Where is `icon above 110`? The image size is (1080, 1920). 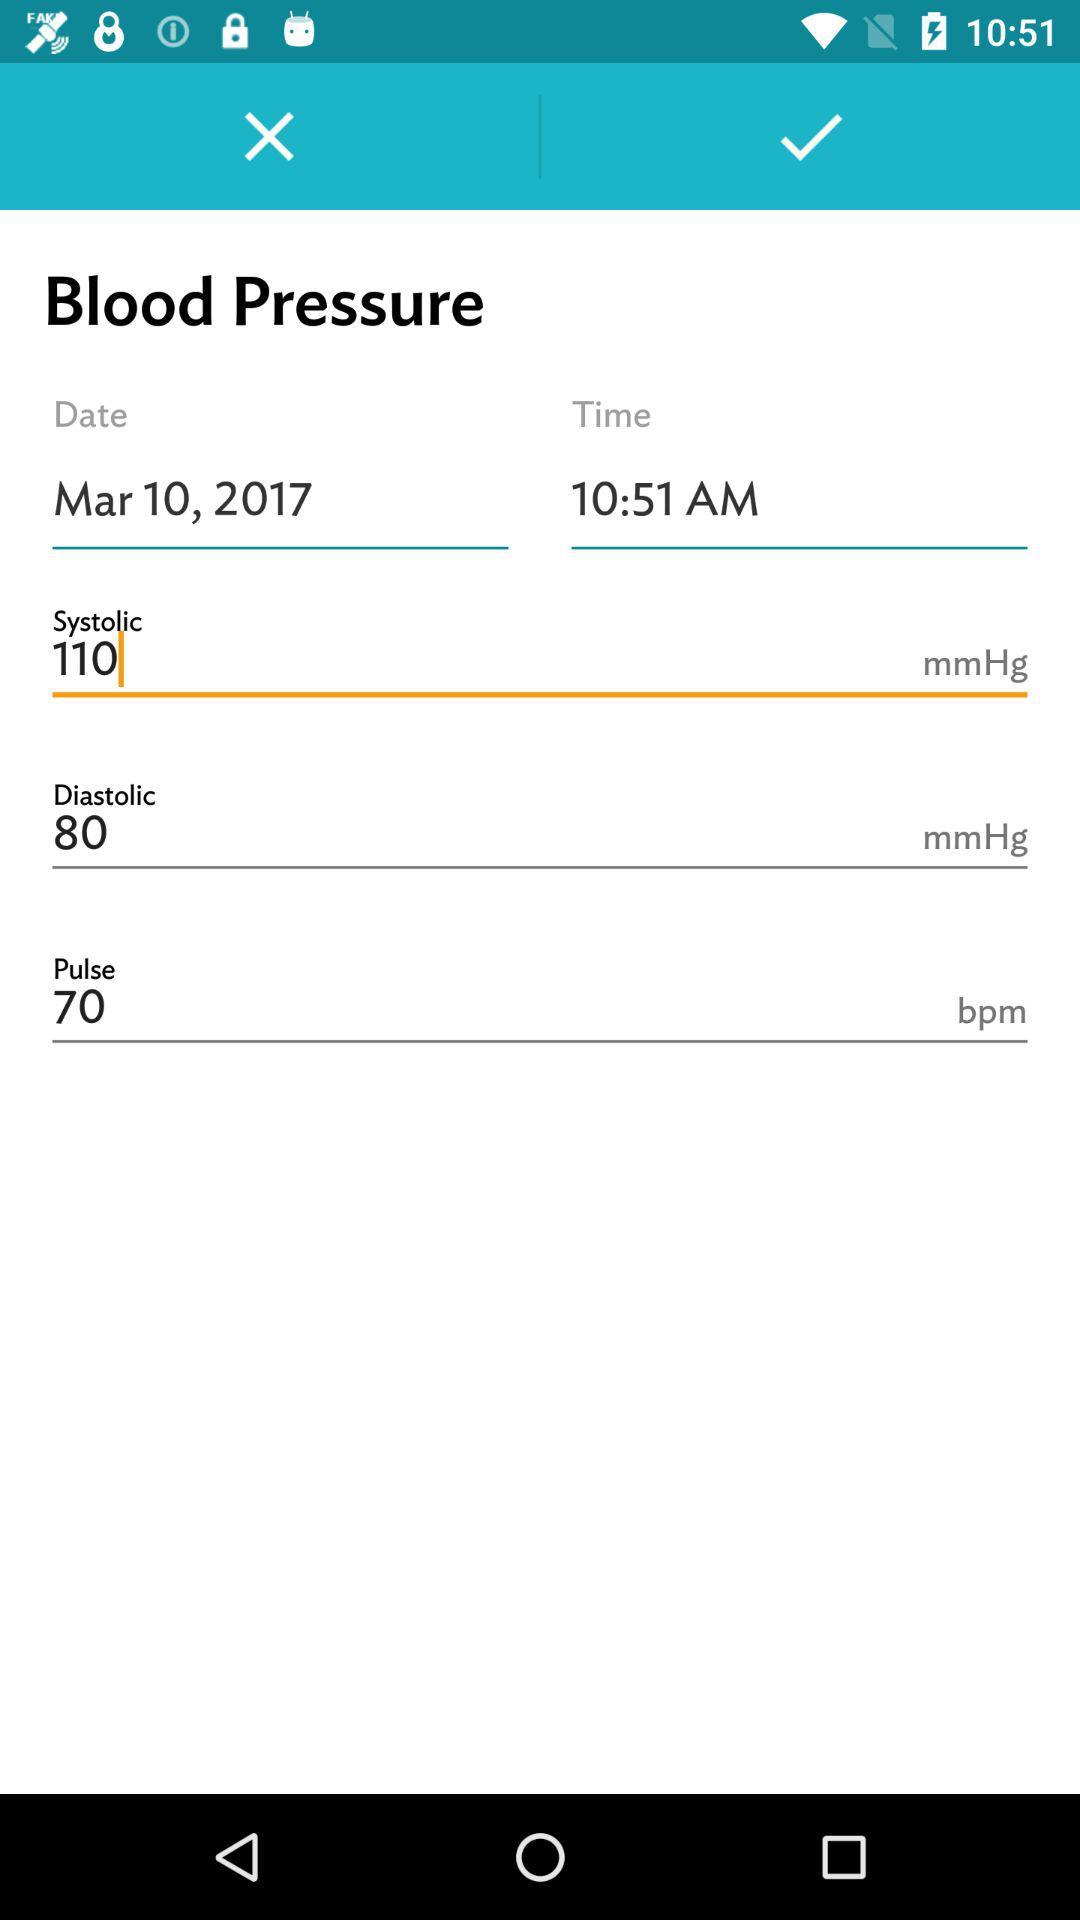
icon above 110 is located at coordinates (798, 499).